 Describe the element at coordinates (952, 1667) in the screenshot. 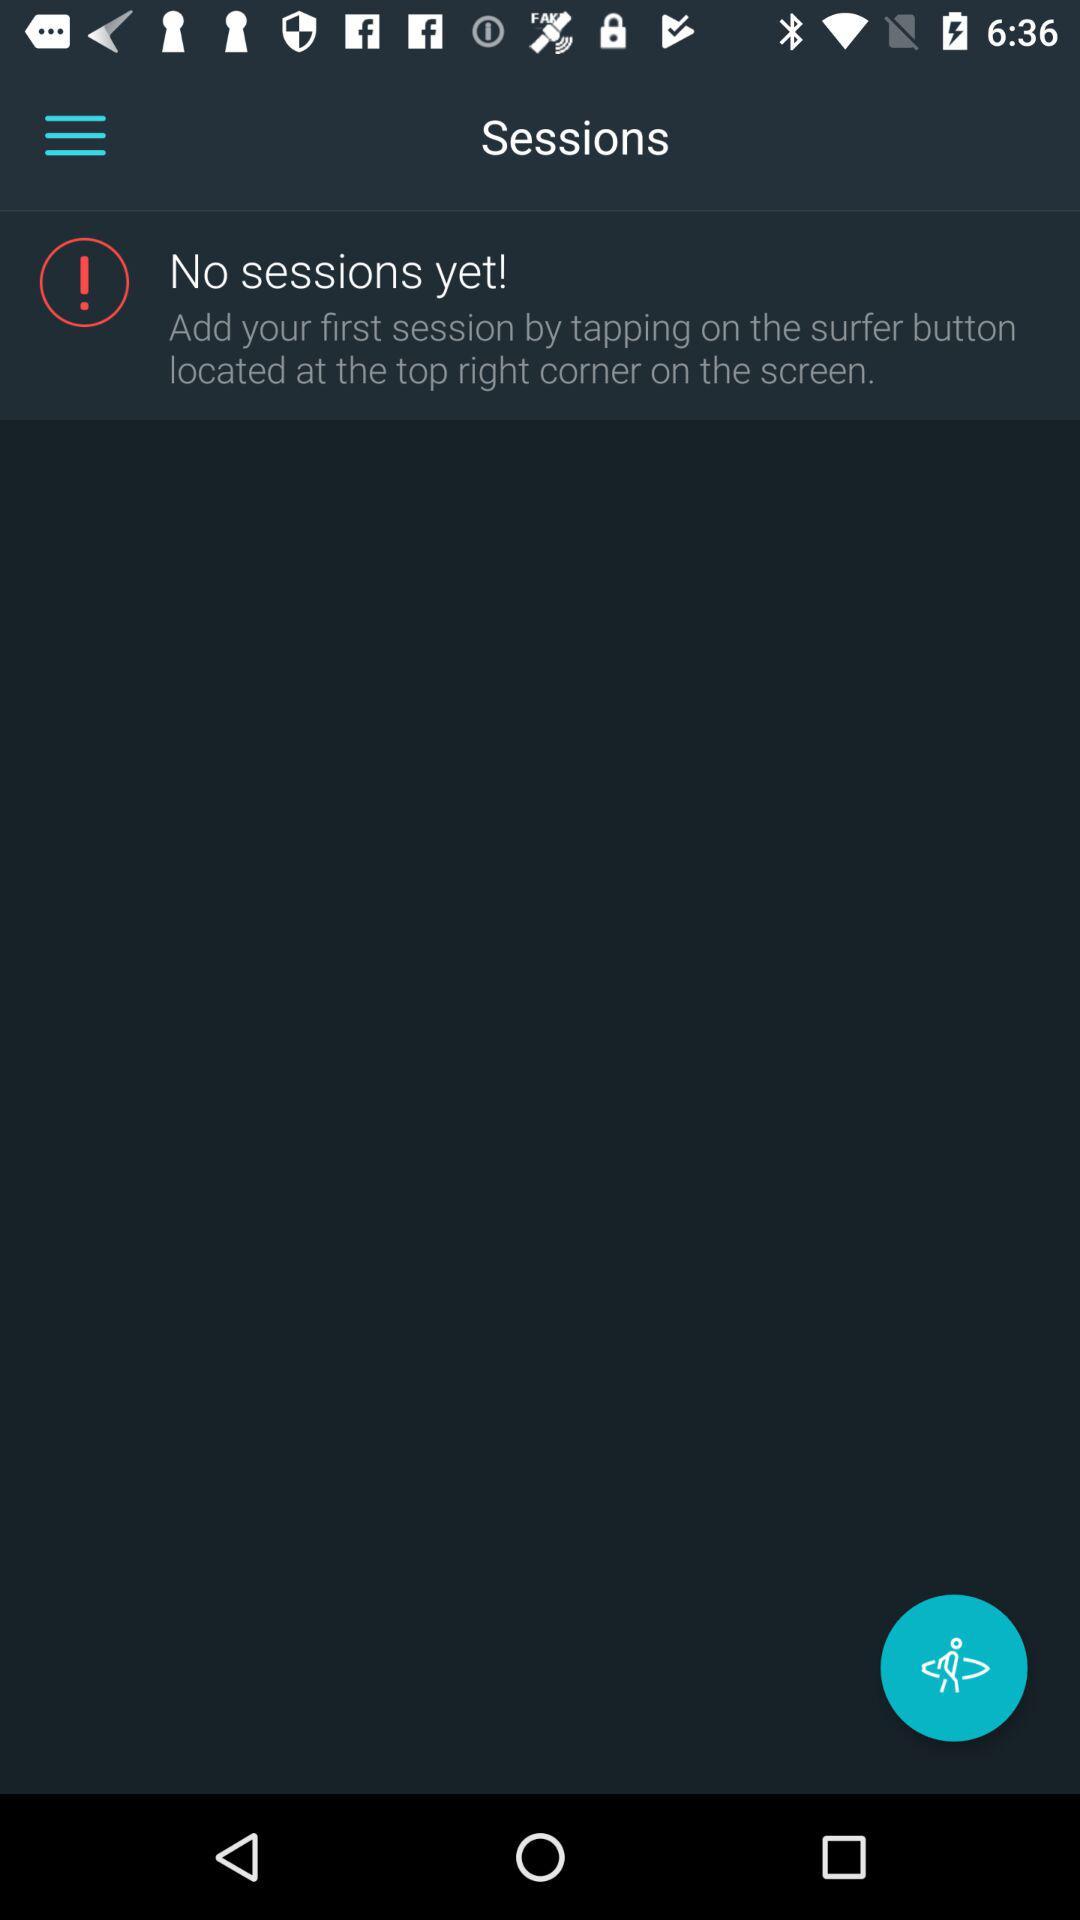

I see `the star icon` at that location.